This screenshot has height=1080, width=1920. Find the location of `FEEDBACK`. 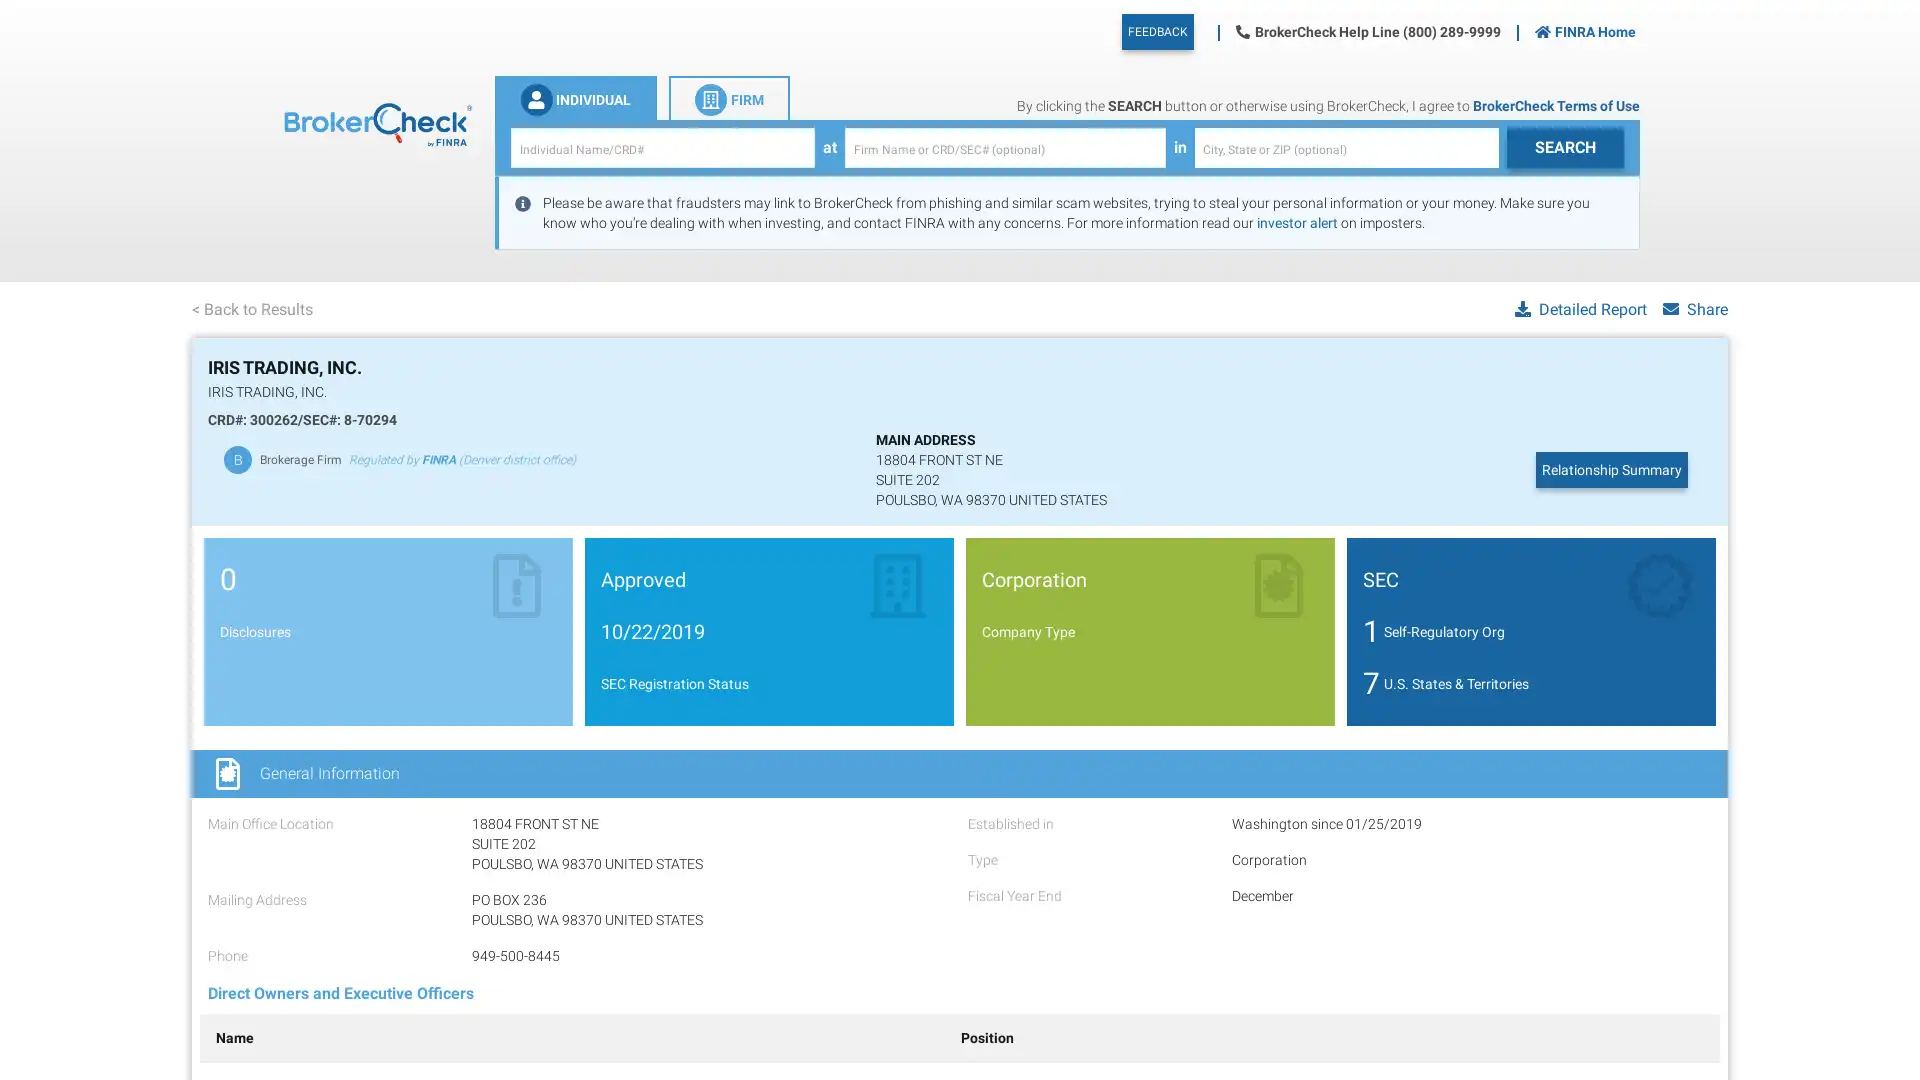

FEEDBACK is located at coordinates (1157, 31).